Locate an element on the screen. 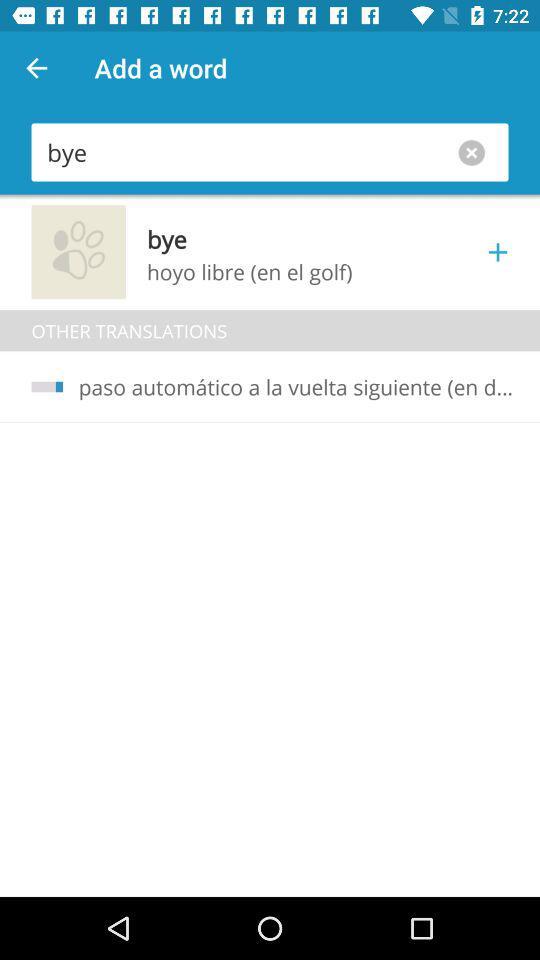 This screenshot has width=540, height=960. clear words is located at coordinates (475, 151).